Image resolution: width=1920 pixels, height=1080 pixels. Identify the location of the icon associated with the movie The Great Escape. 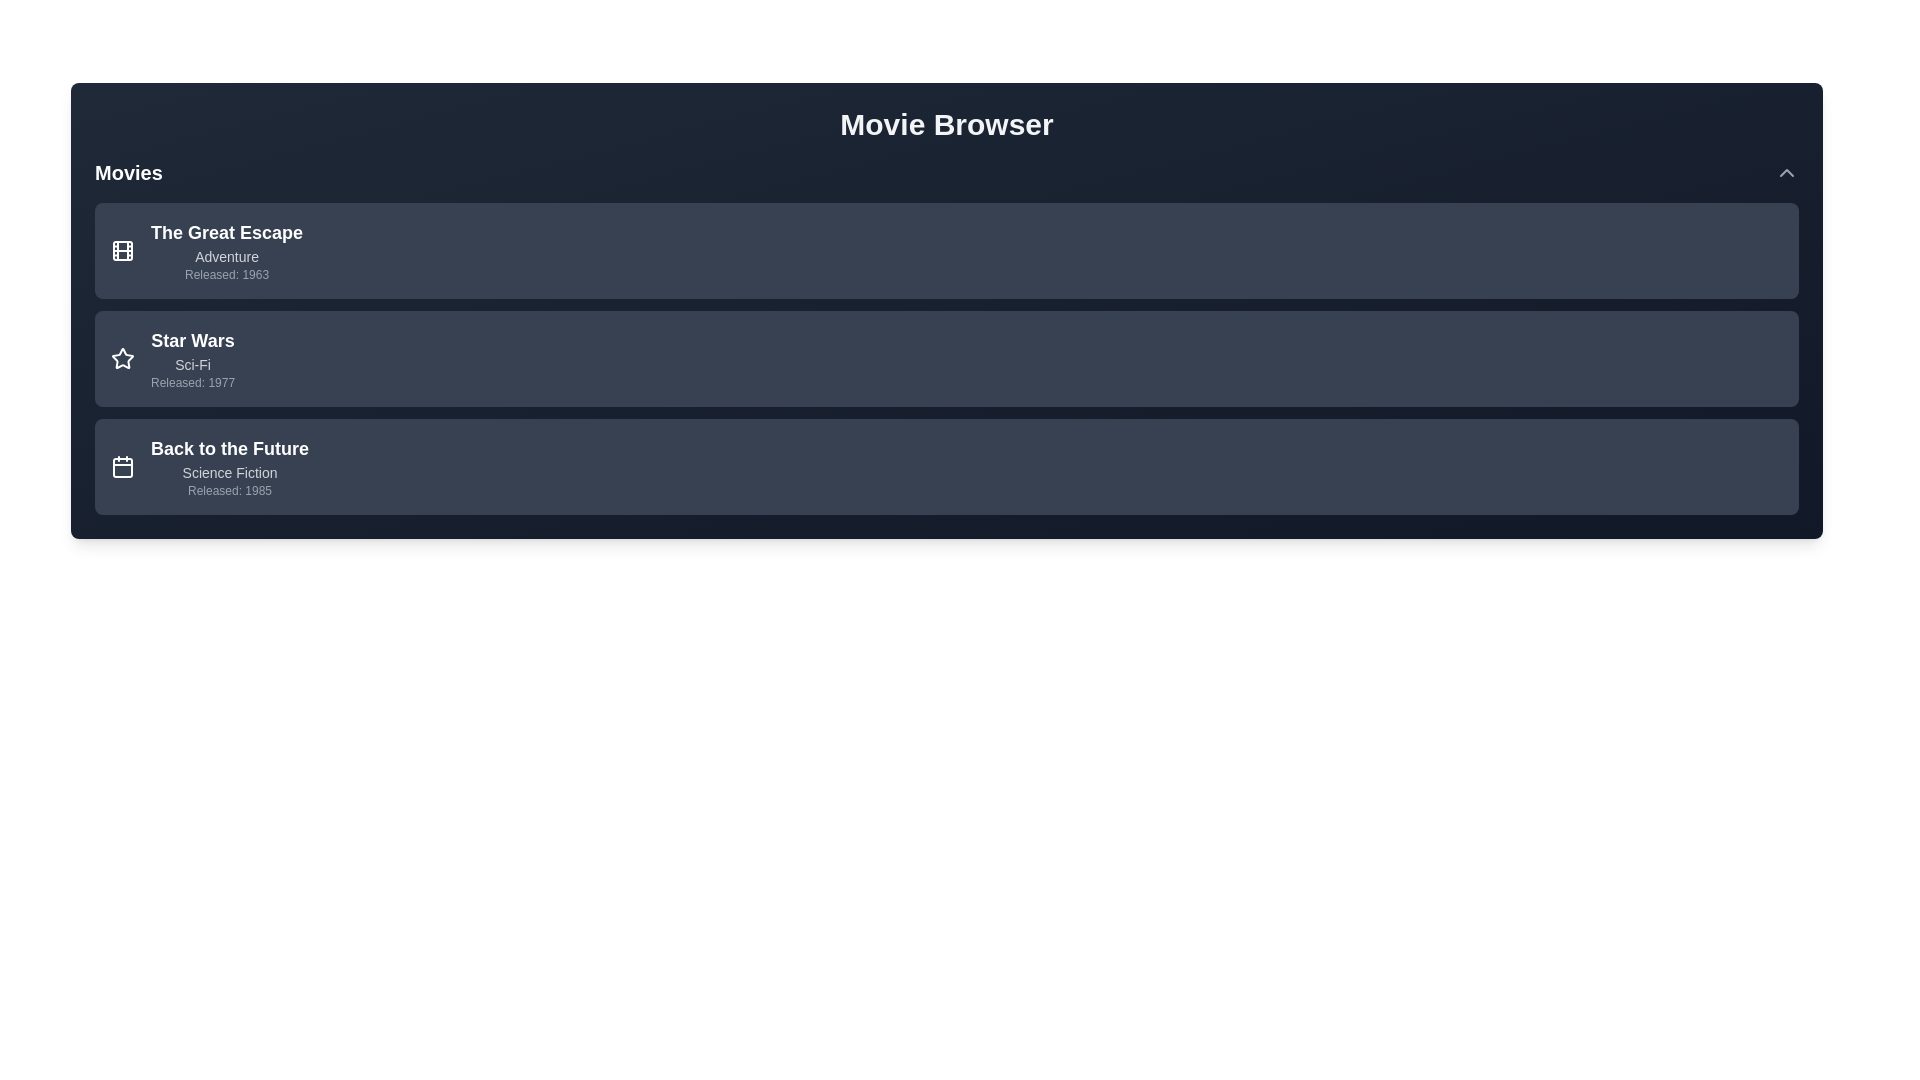
(122, 249).